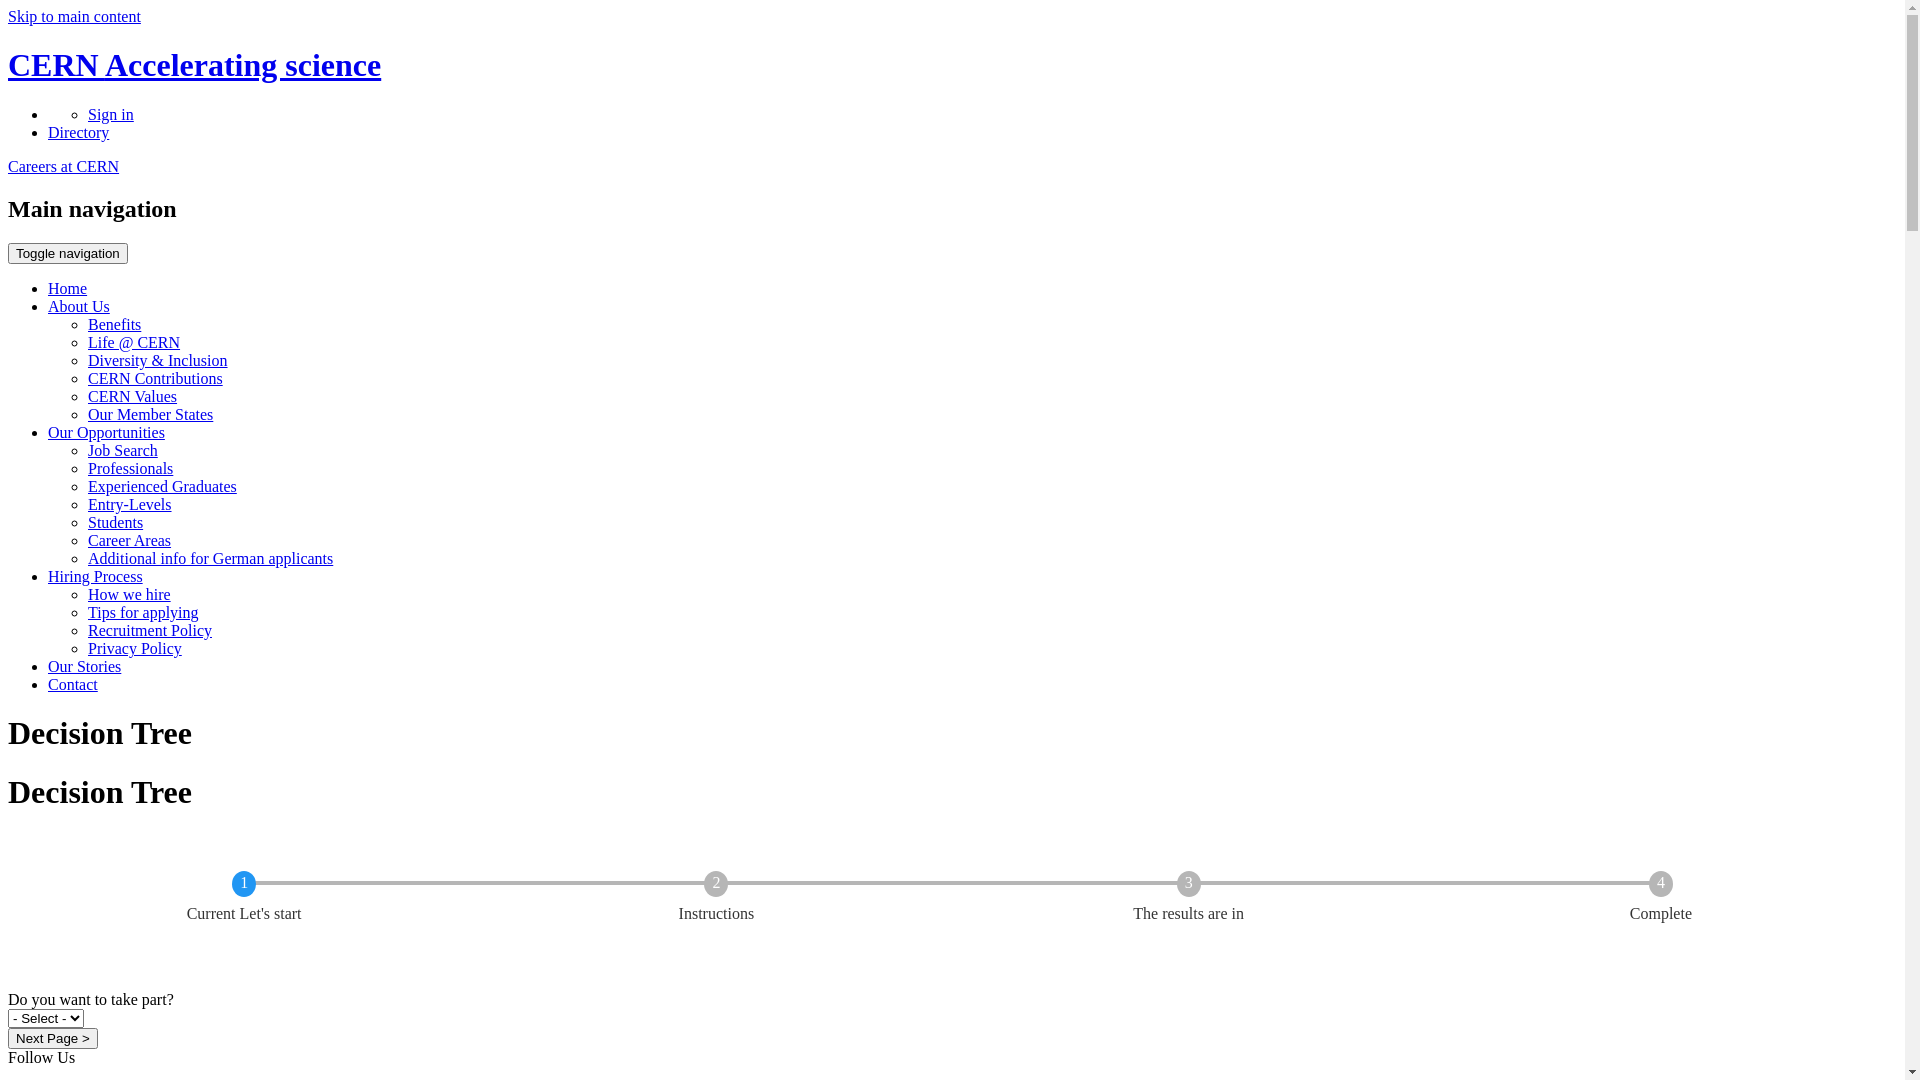 The width and height of the screenshot is (1920, 1080). What do you see at coordinates (78, 306) in the screenshot?
I see `'About Us'` at bounding box center [78, 306].